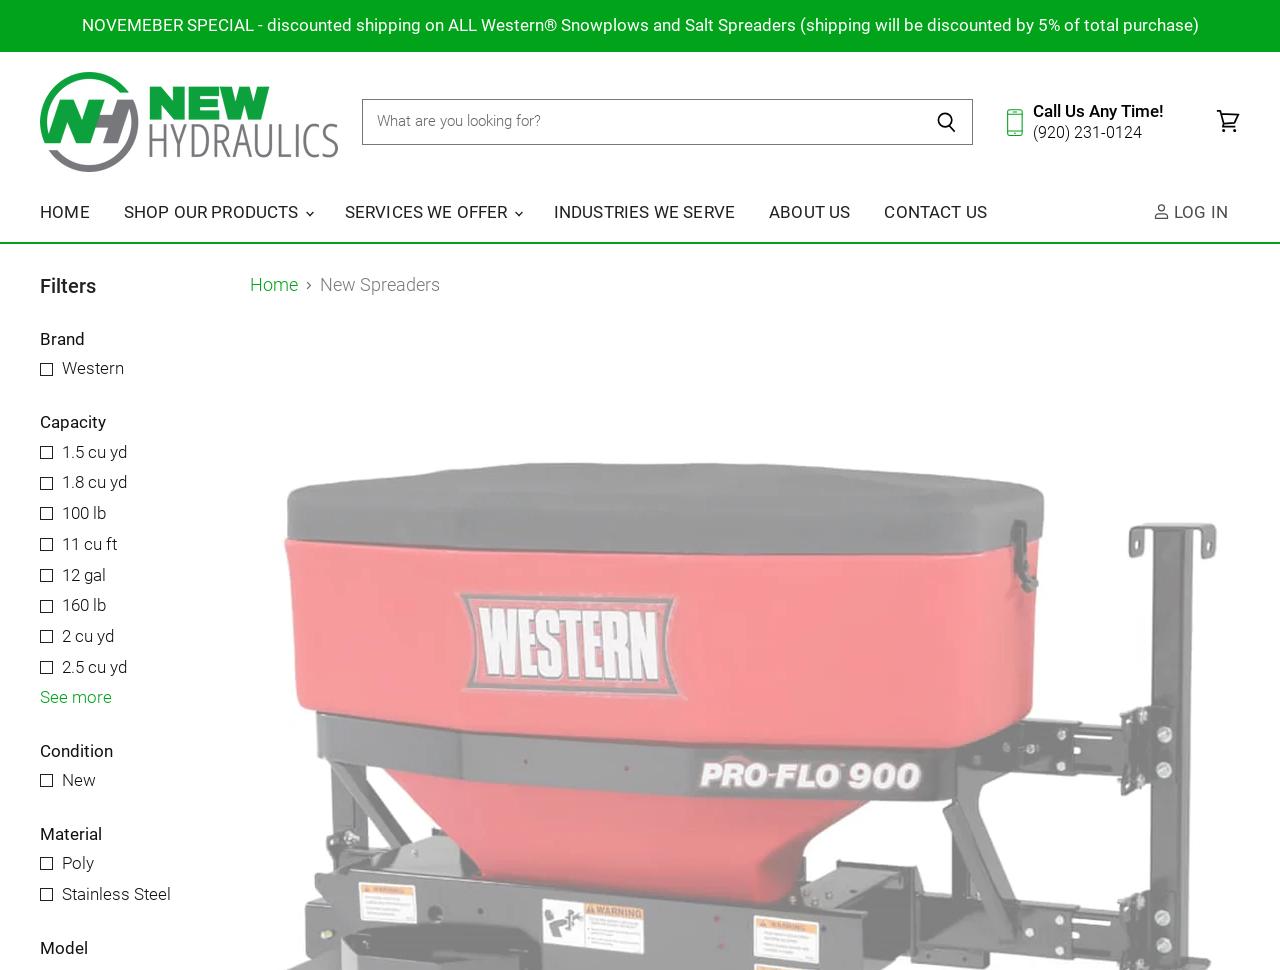 The image size is (1280, 970). Describe the element at coordinates (934, 210) in the screenshot. I see `'Contact Us'` at that location.